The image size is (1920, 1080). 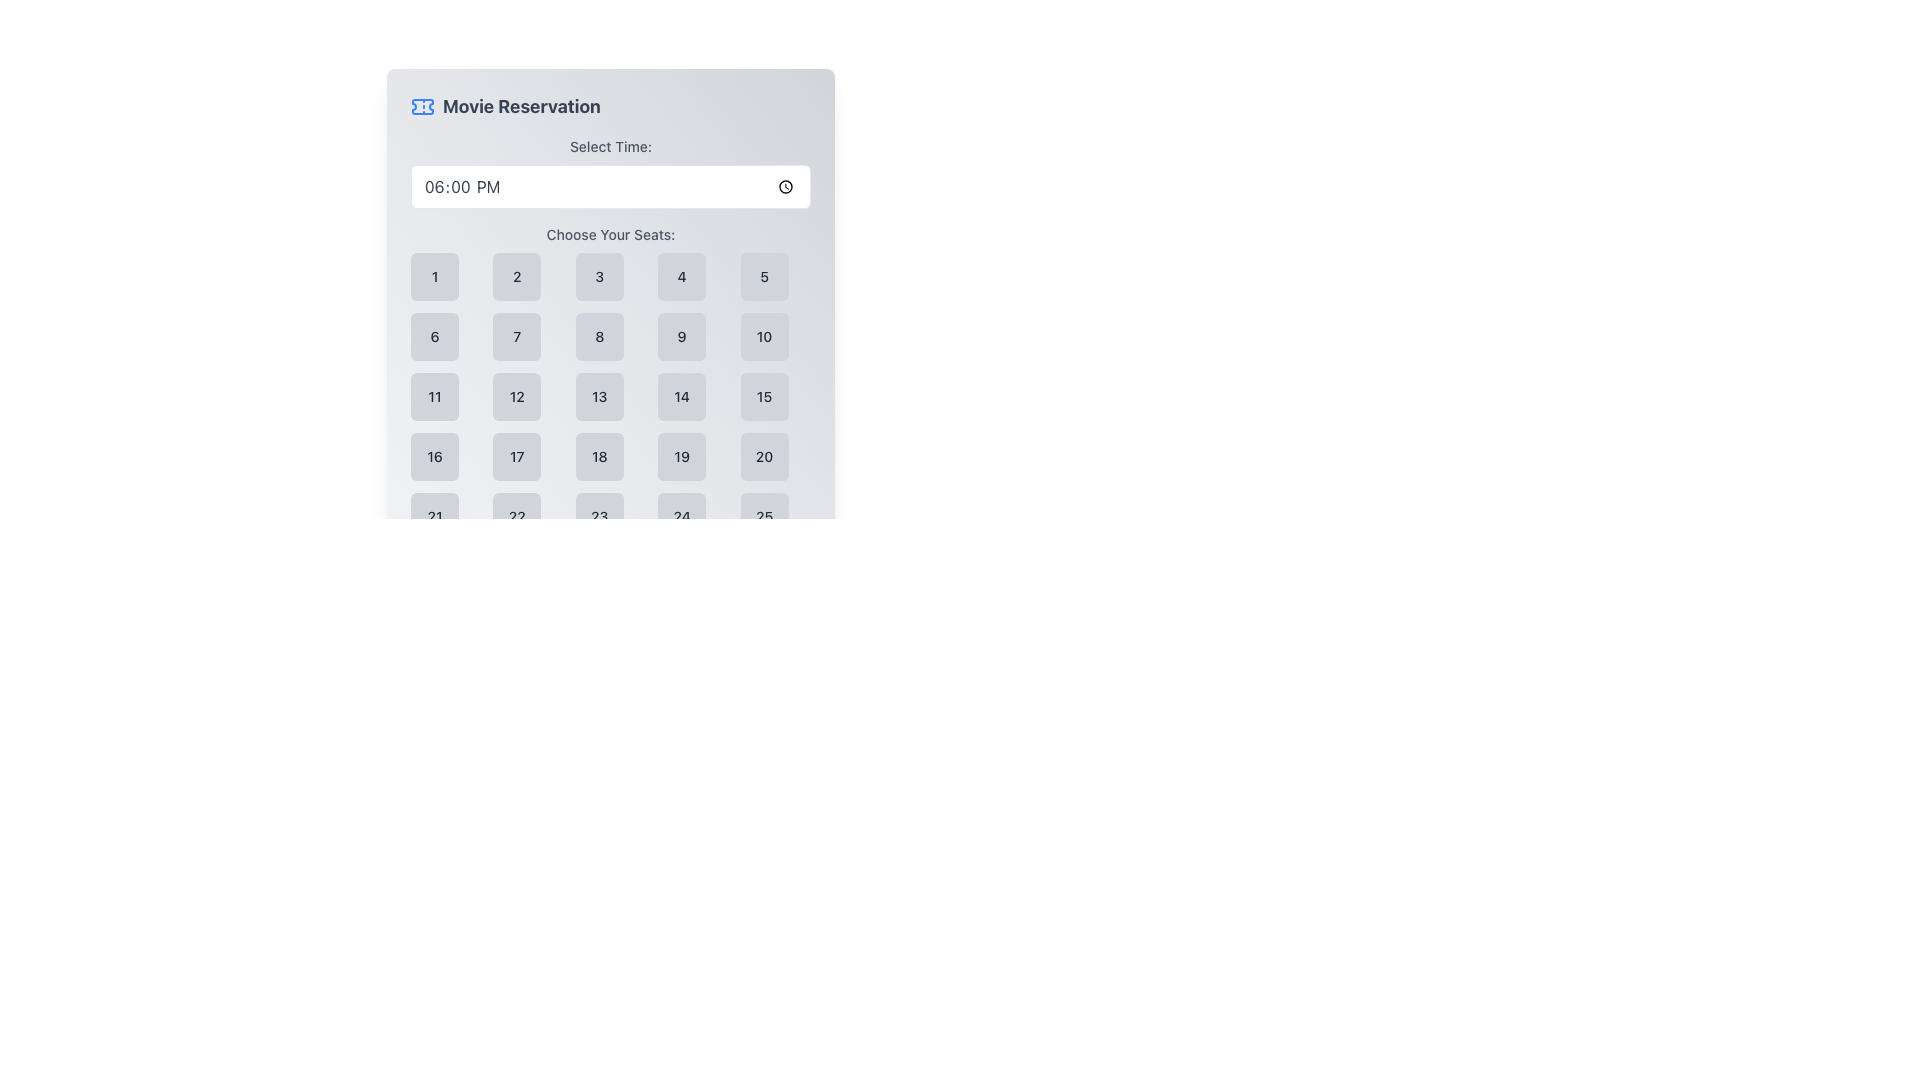 I want to click on the square-shaped button with a light gray background displaying the number '25' in dark gray font, so click(x=763, y=515).